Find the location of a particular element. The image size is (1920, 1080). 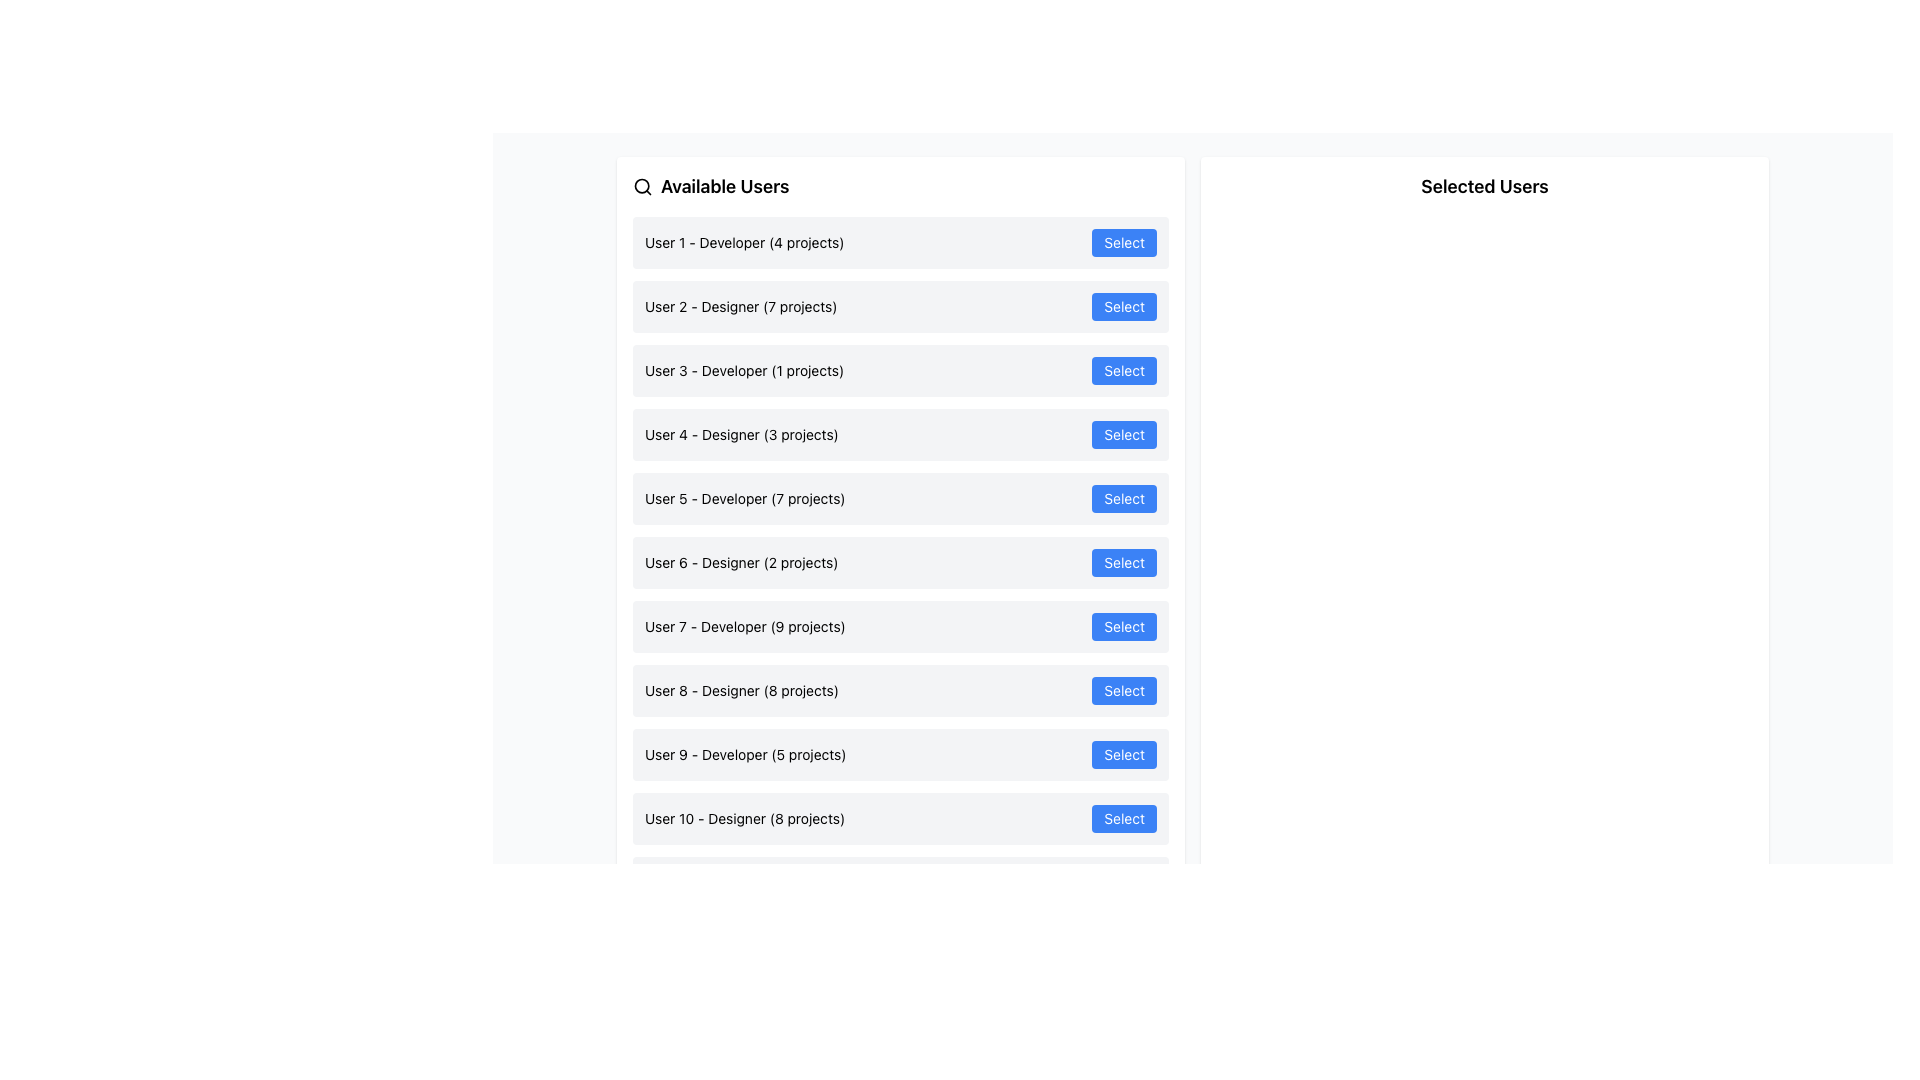

the text label displaying 'User 3 - Developer (1 projects)' which is the third entry in the user list, located on a light gray background, slightly to the left of the 'Select' button is located at coordinates (743, 370).